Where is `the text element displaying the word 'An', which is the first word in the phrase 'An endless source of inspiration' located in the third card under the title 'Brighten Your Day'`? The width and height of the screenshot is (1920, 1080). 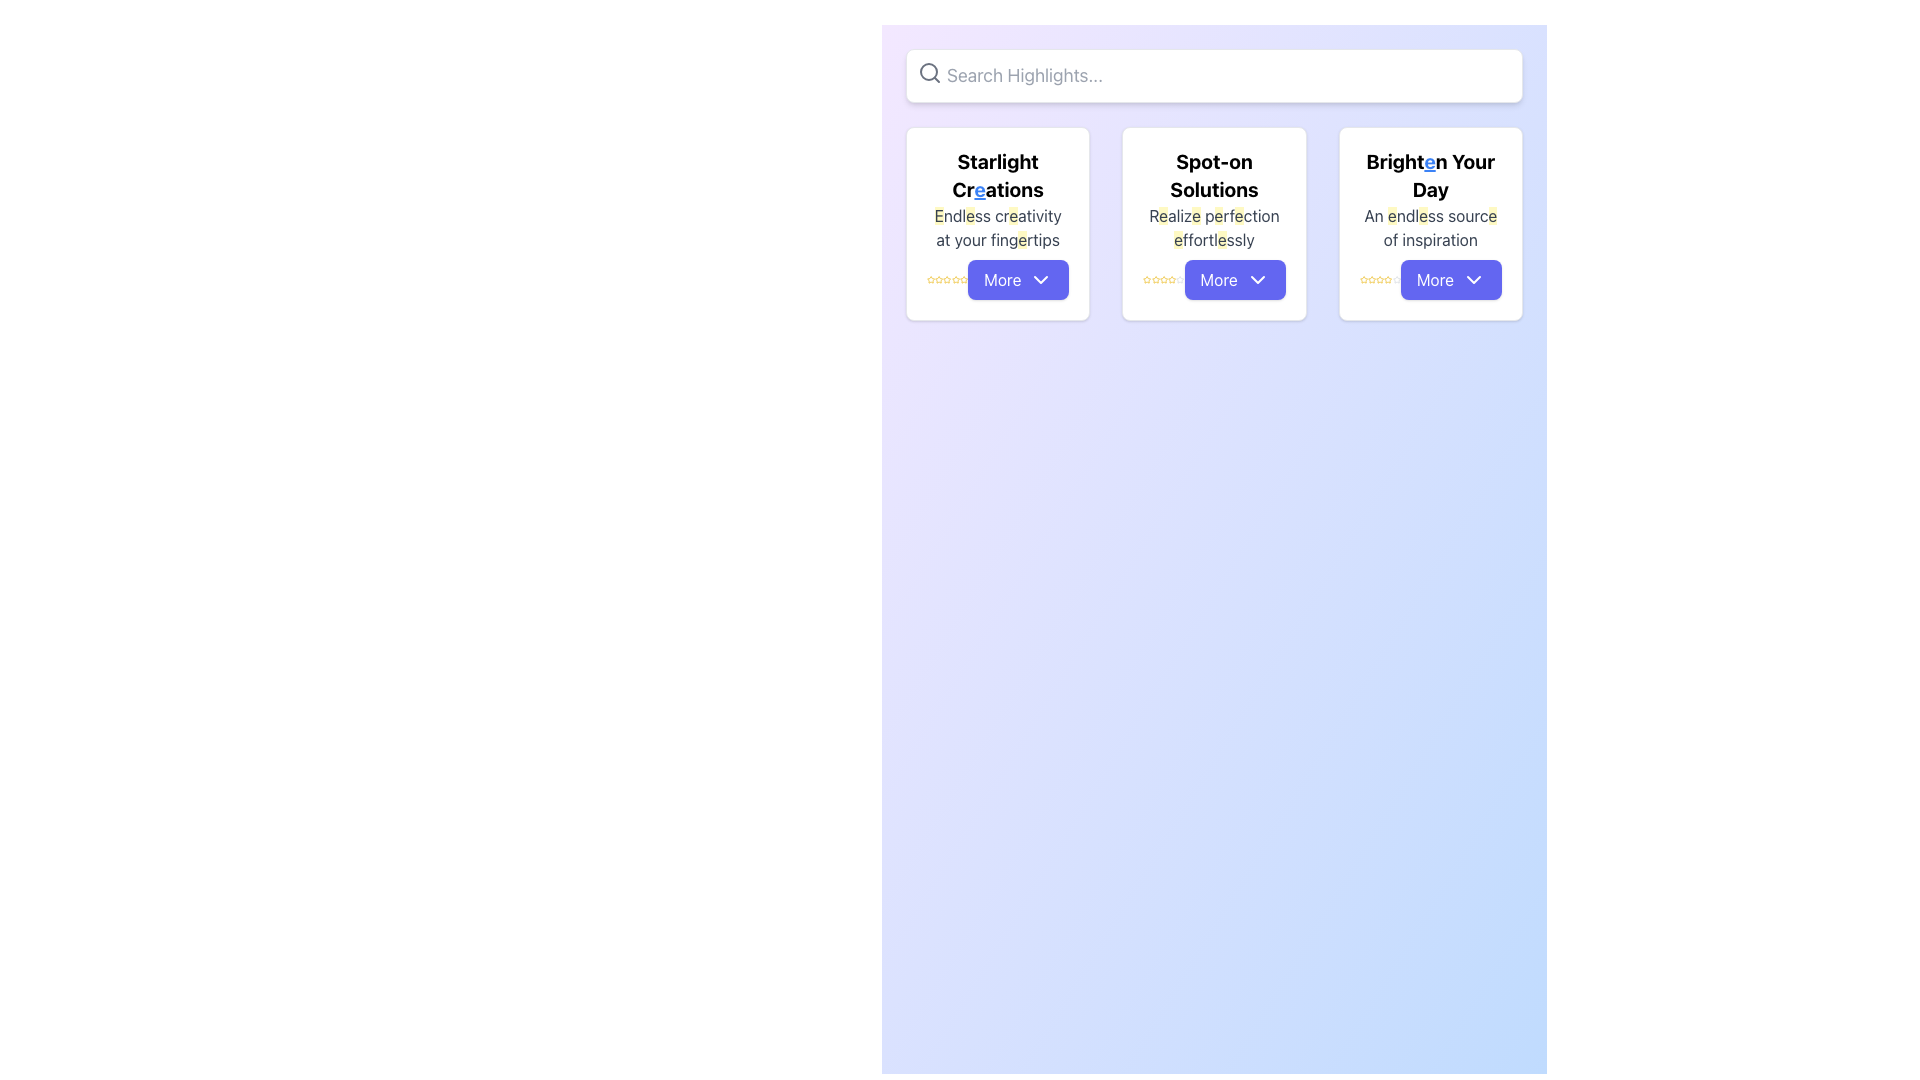
the text element displaying the word 'An', which is the first word in the phrase 'An endless source of inspiration' located in the third card under the title 'Brighten Your Day' is located at coordinates (1375, 216).